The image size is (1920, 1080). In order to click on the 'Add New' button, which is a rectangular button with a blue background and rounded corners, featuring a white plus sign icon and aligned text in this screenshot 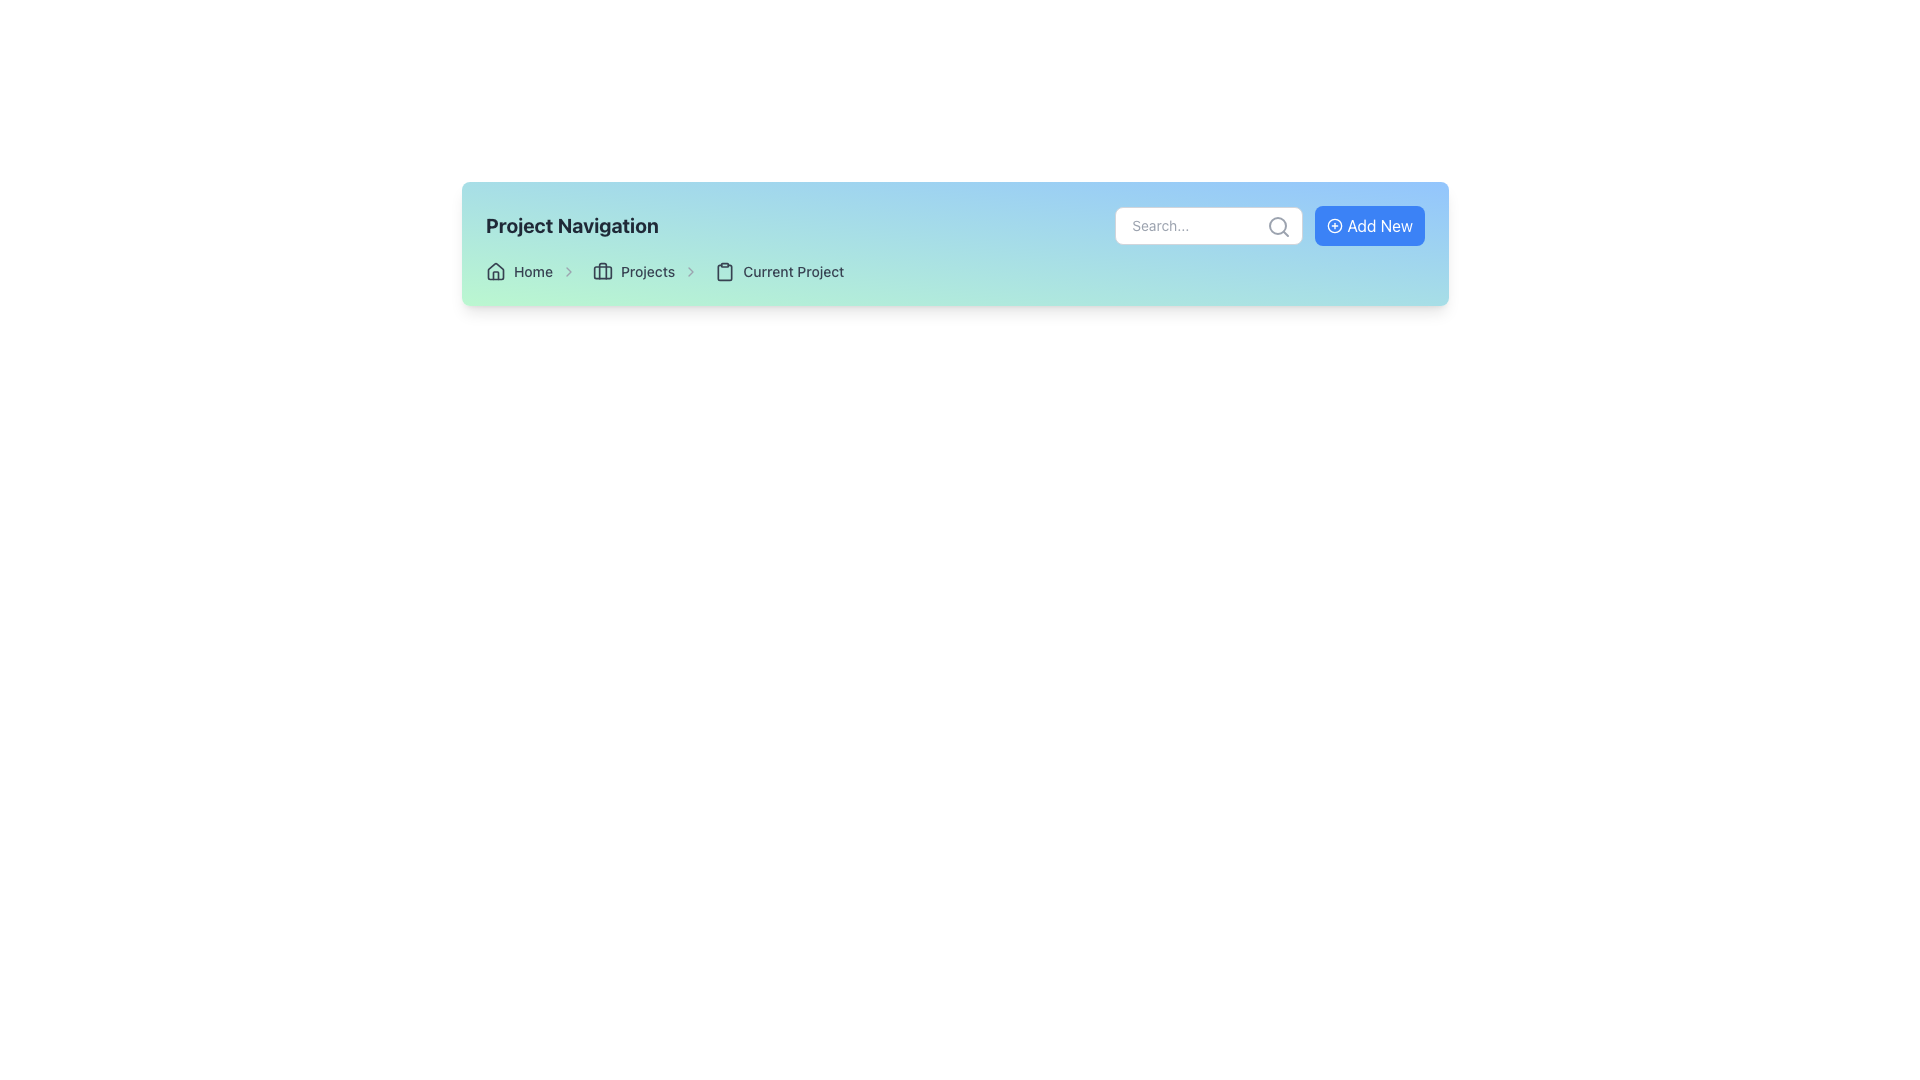, I will do `click(1369, 225)`.